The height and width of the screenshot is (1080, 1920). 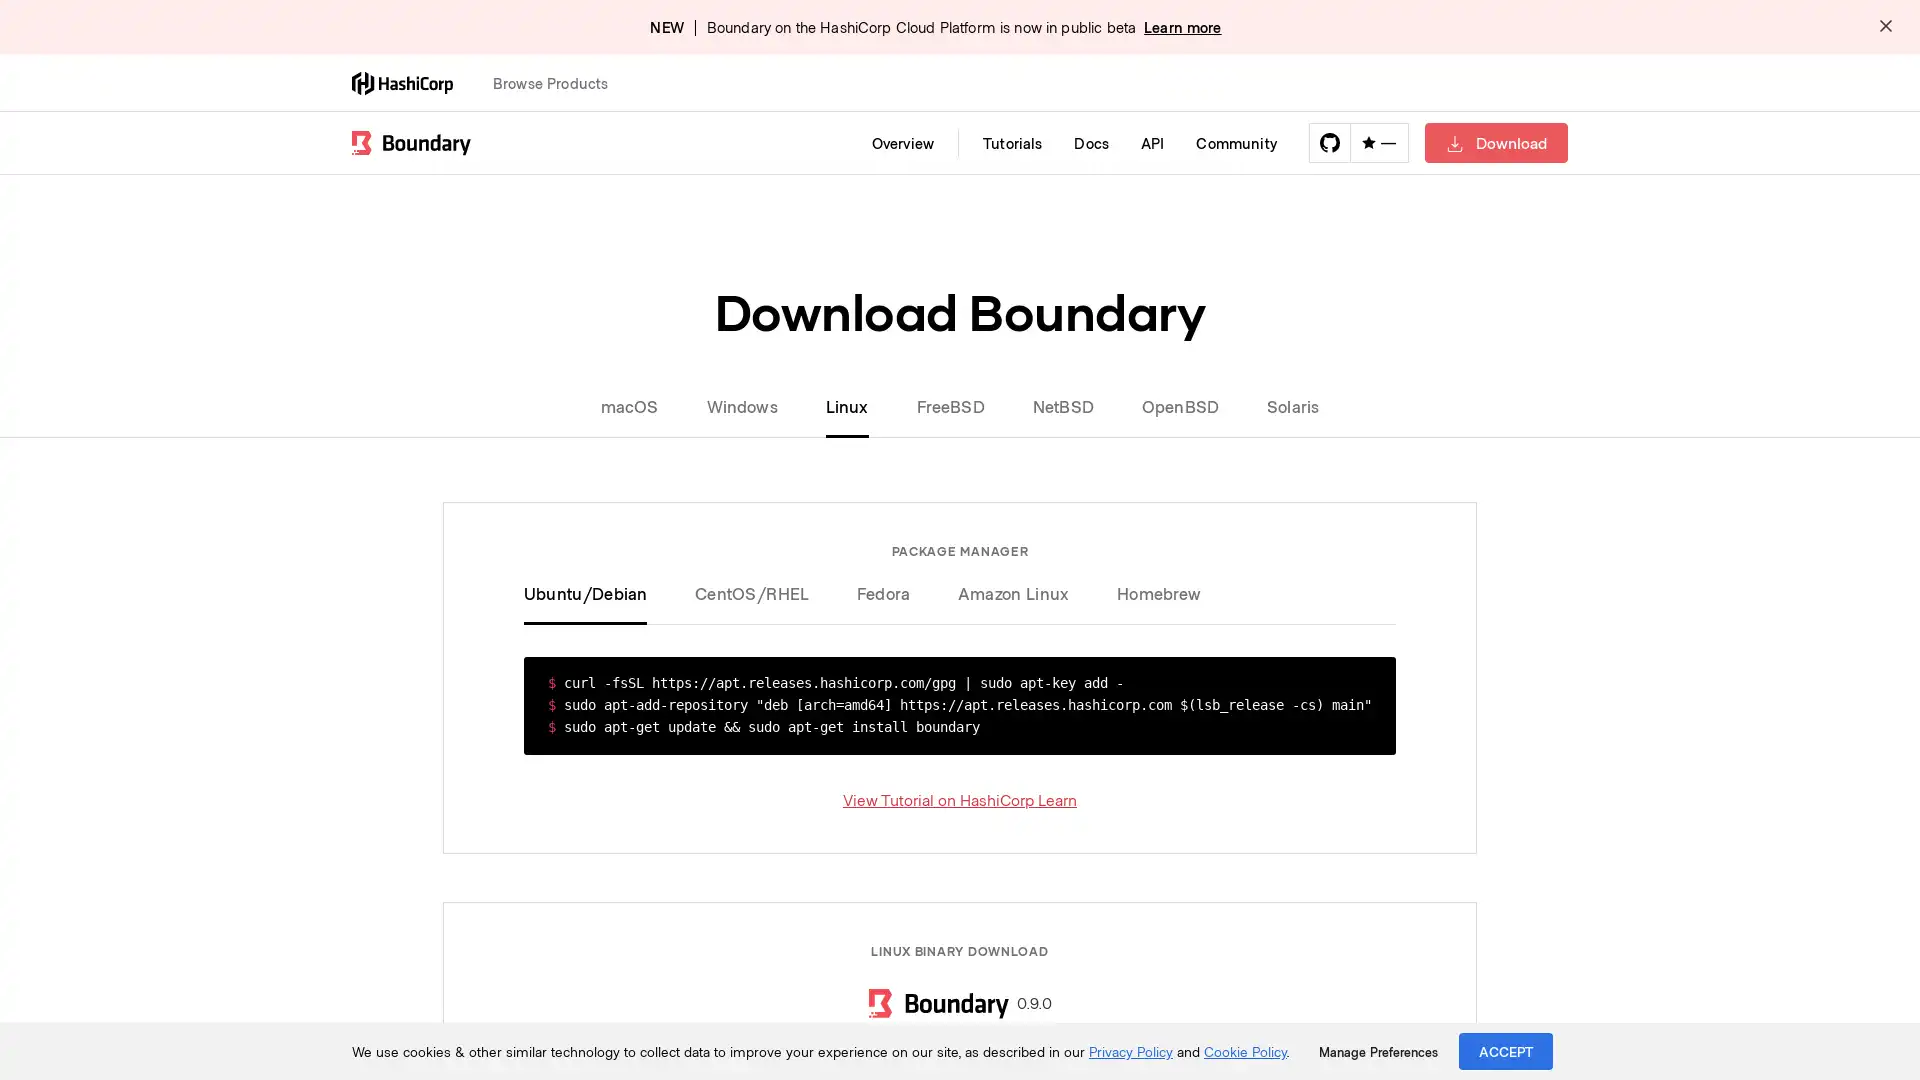 What do you see at coordinates (846, 405) in the screenshot?
I see `Linux` at bounding box center [846, 405].